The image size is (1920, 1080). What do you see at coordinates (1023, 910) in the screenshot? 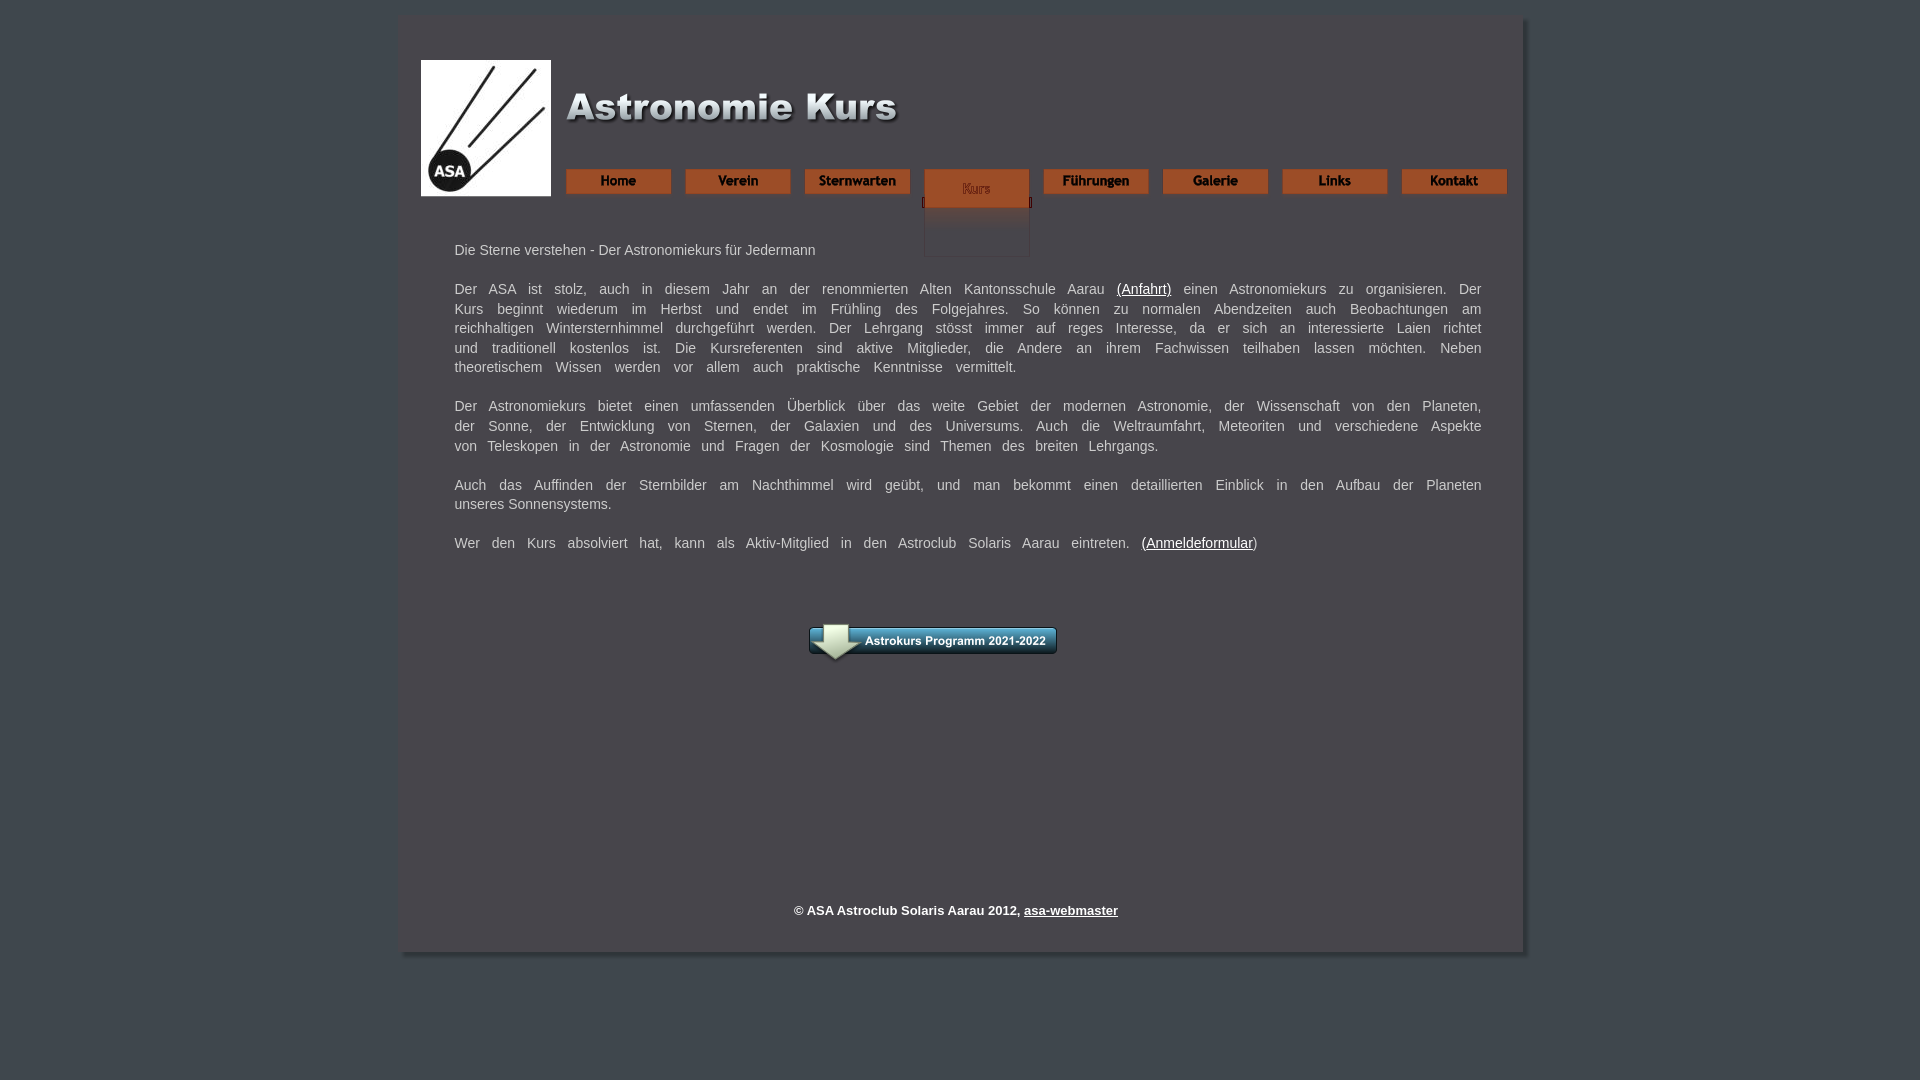
I see `'asa-webmaster'` at bounding box center [1023, 910].